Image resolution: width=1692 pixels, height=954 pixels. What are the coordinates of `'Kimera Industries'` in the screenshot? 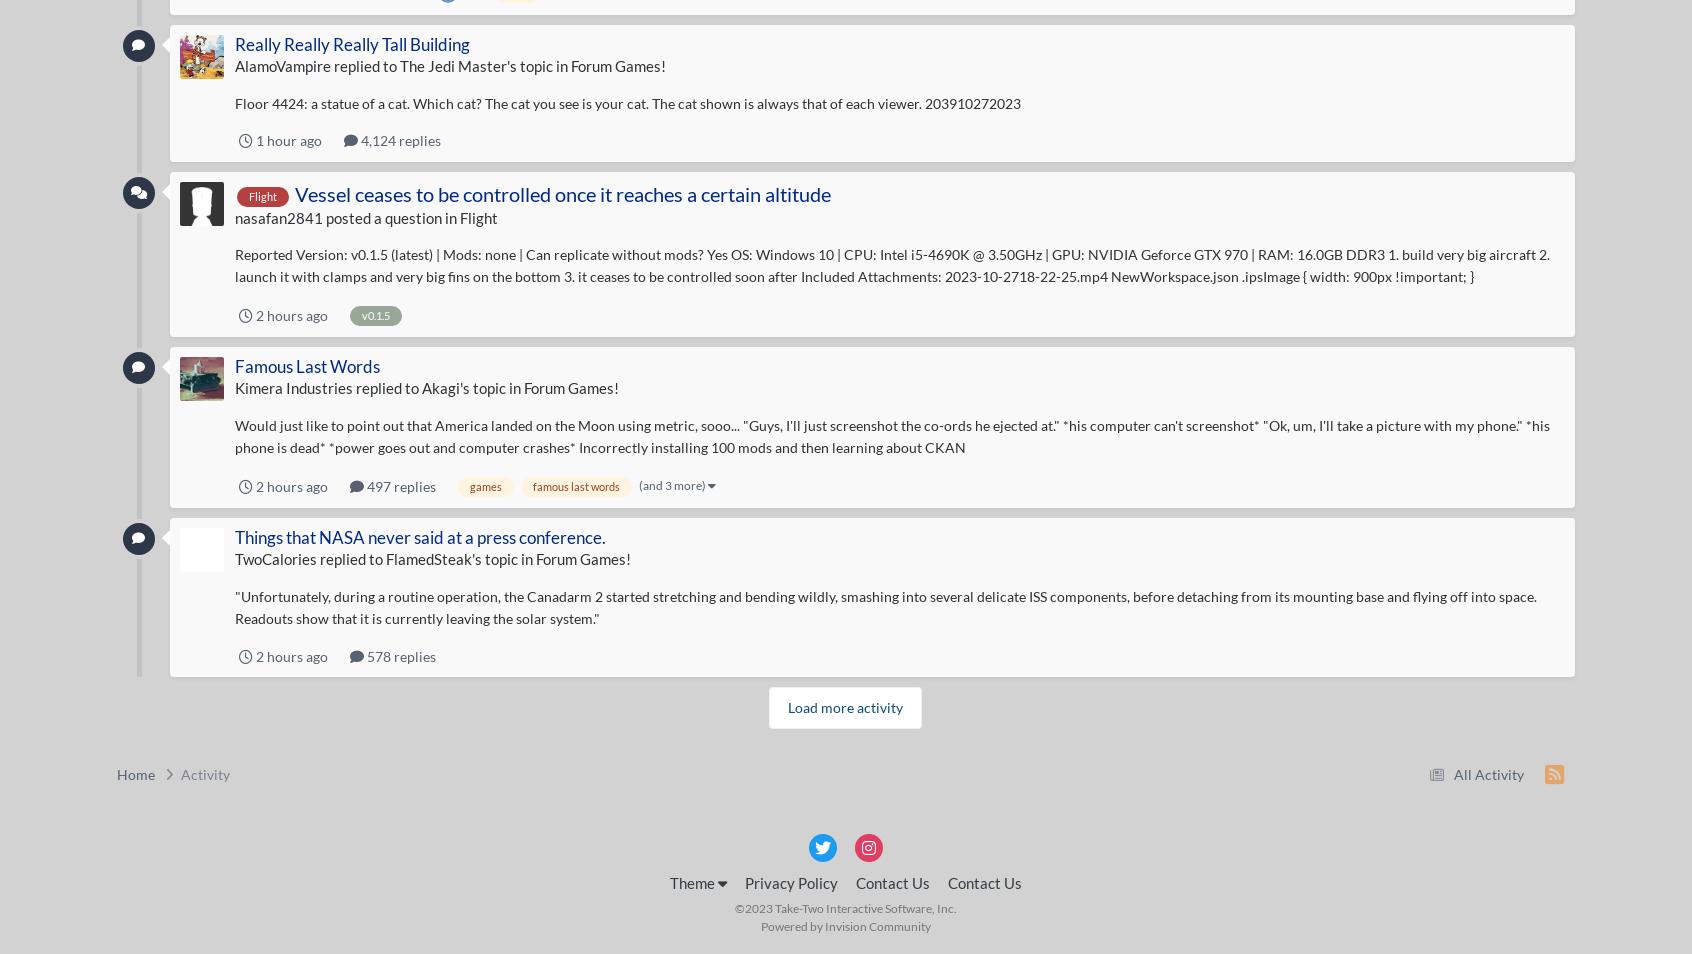 It's located at (292, 387).